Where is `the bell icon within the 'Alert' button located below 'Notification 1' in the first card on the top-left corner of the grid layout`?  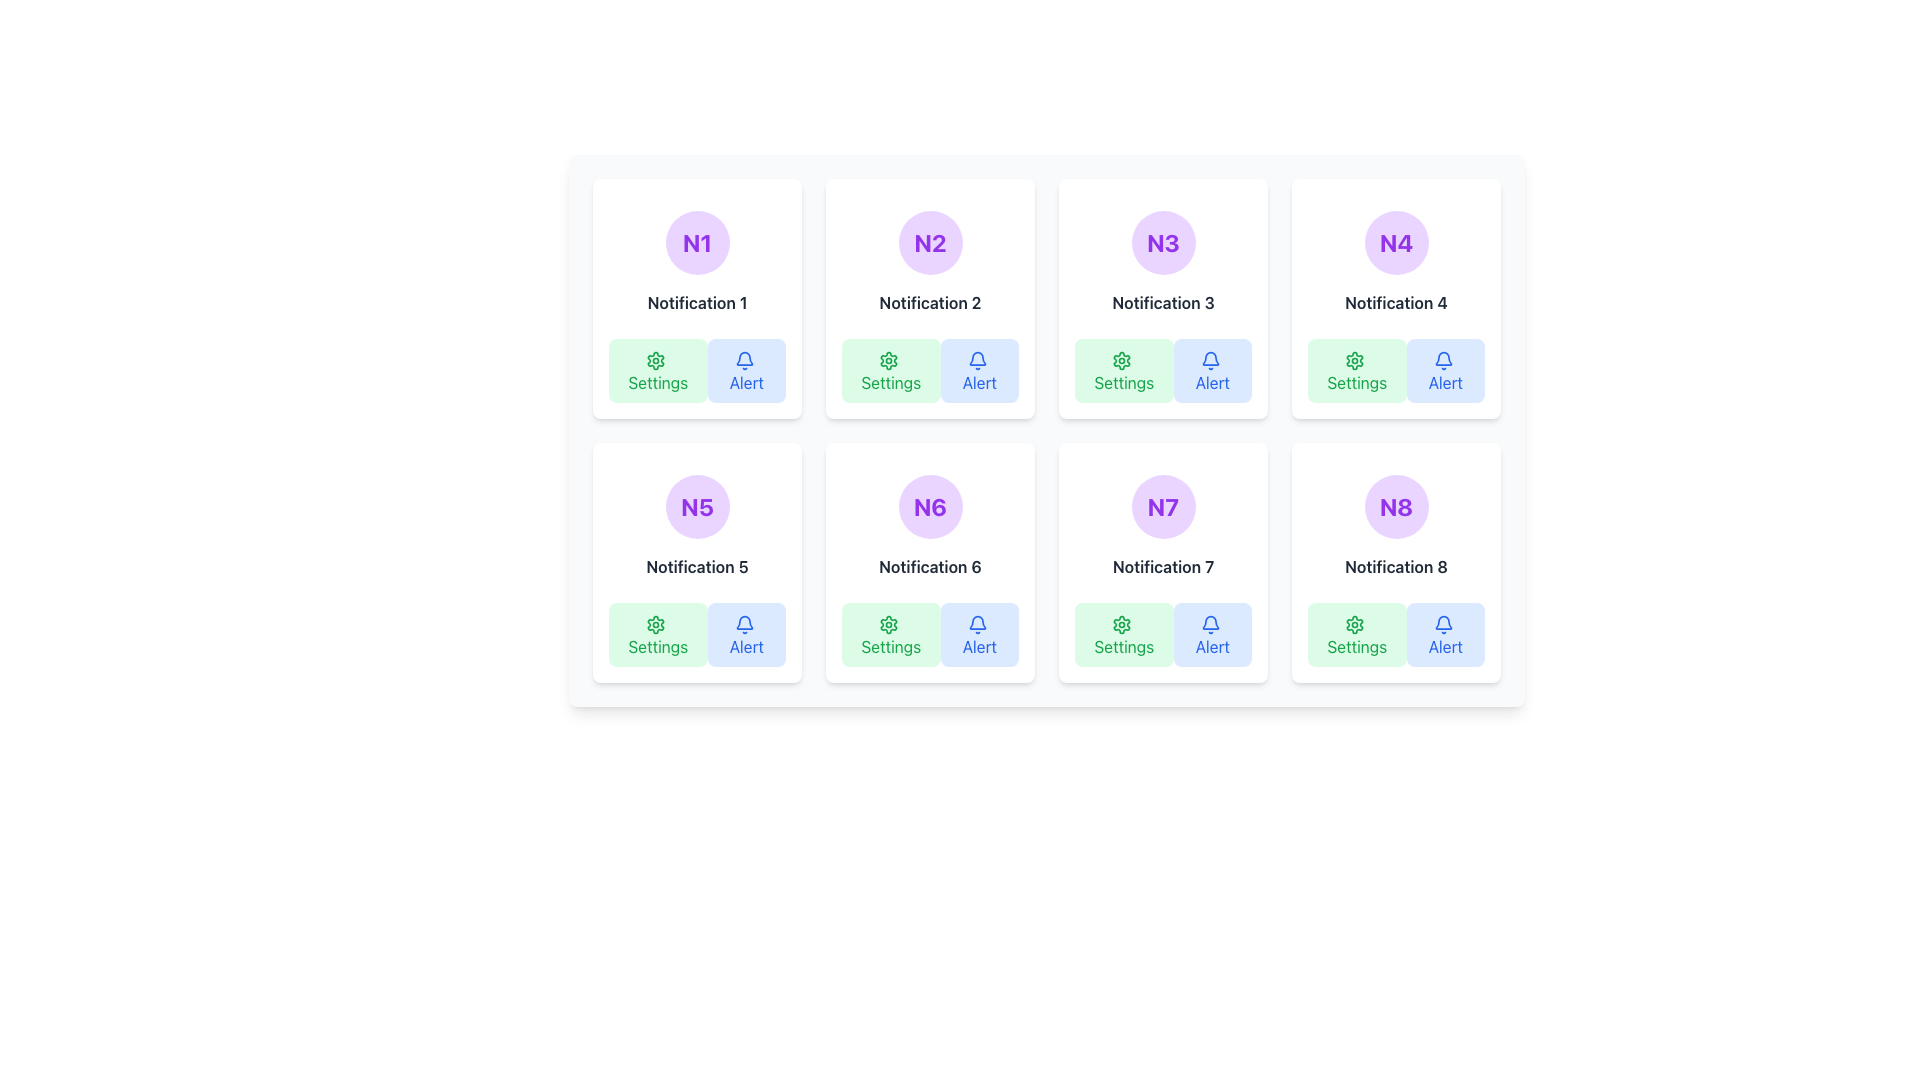
the bell icon within the 'Alert' button located below 'Notification 1' in the first card on the top-left corner of the grid layout is located at coordinates (743, 360).